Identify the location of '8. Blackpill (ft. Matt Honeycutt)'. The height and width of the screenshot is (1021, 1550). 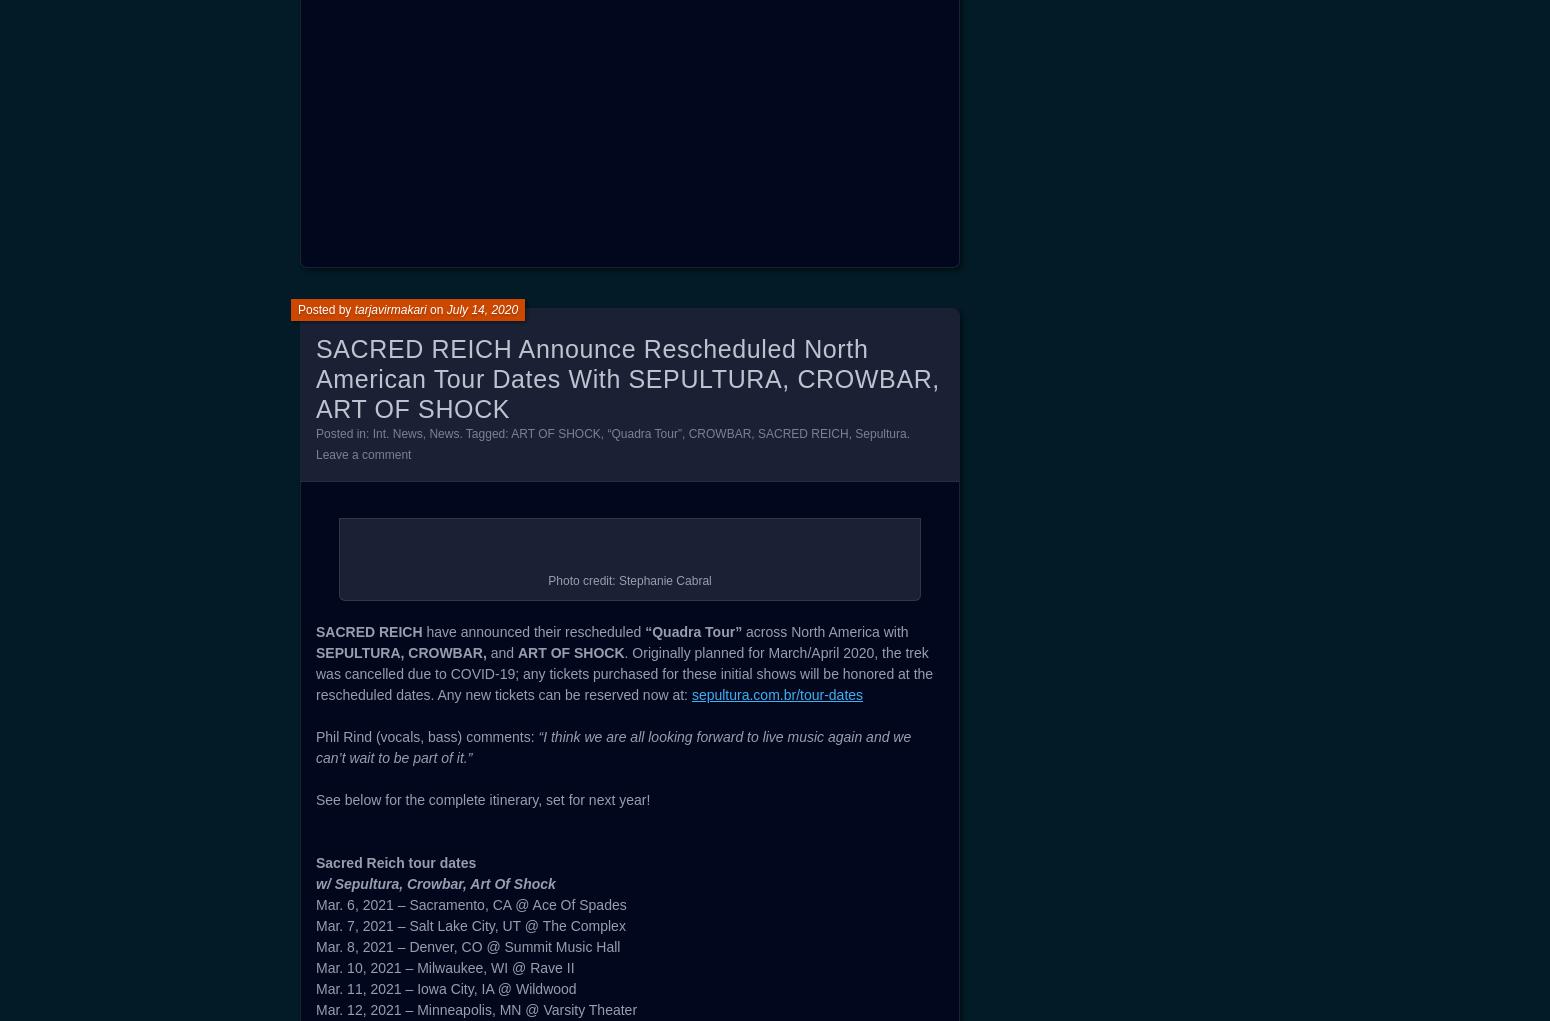
(410, 113).